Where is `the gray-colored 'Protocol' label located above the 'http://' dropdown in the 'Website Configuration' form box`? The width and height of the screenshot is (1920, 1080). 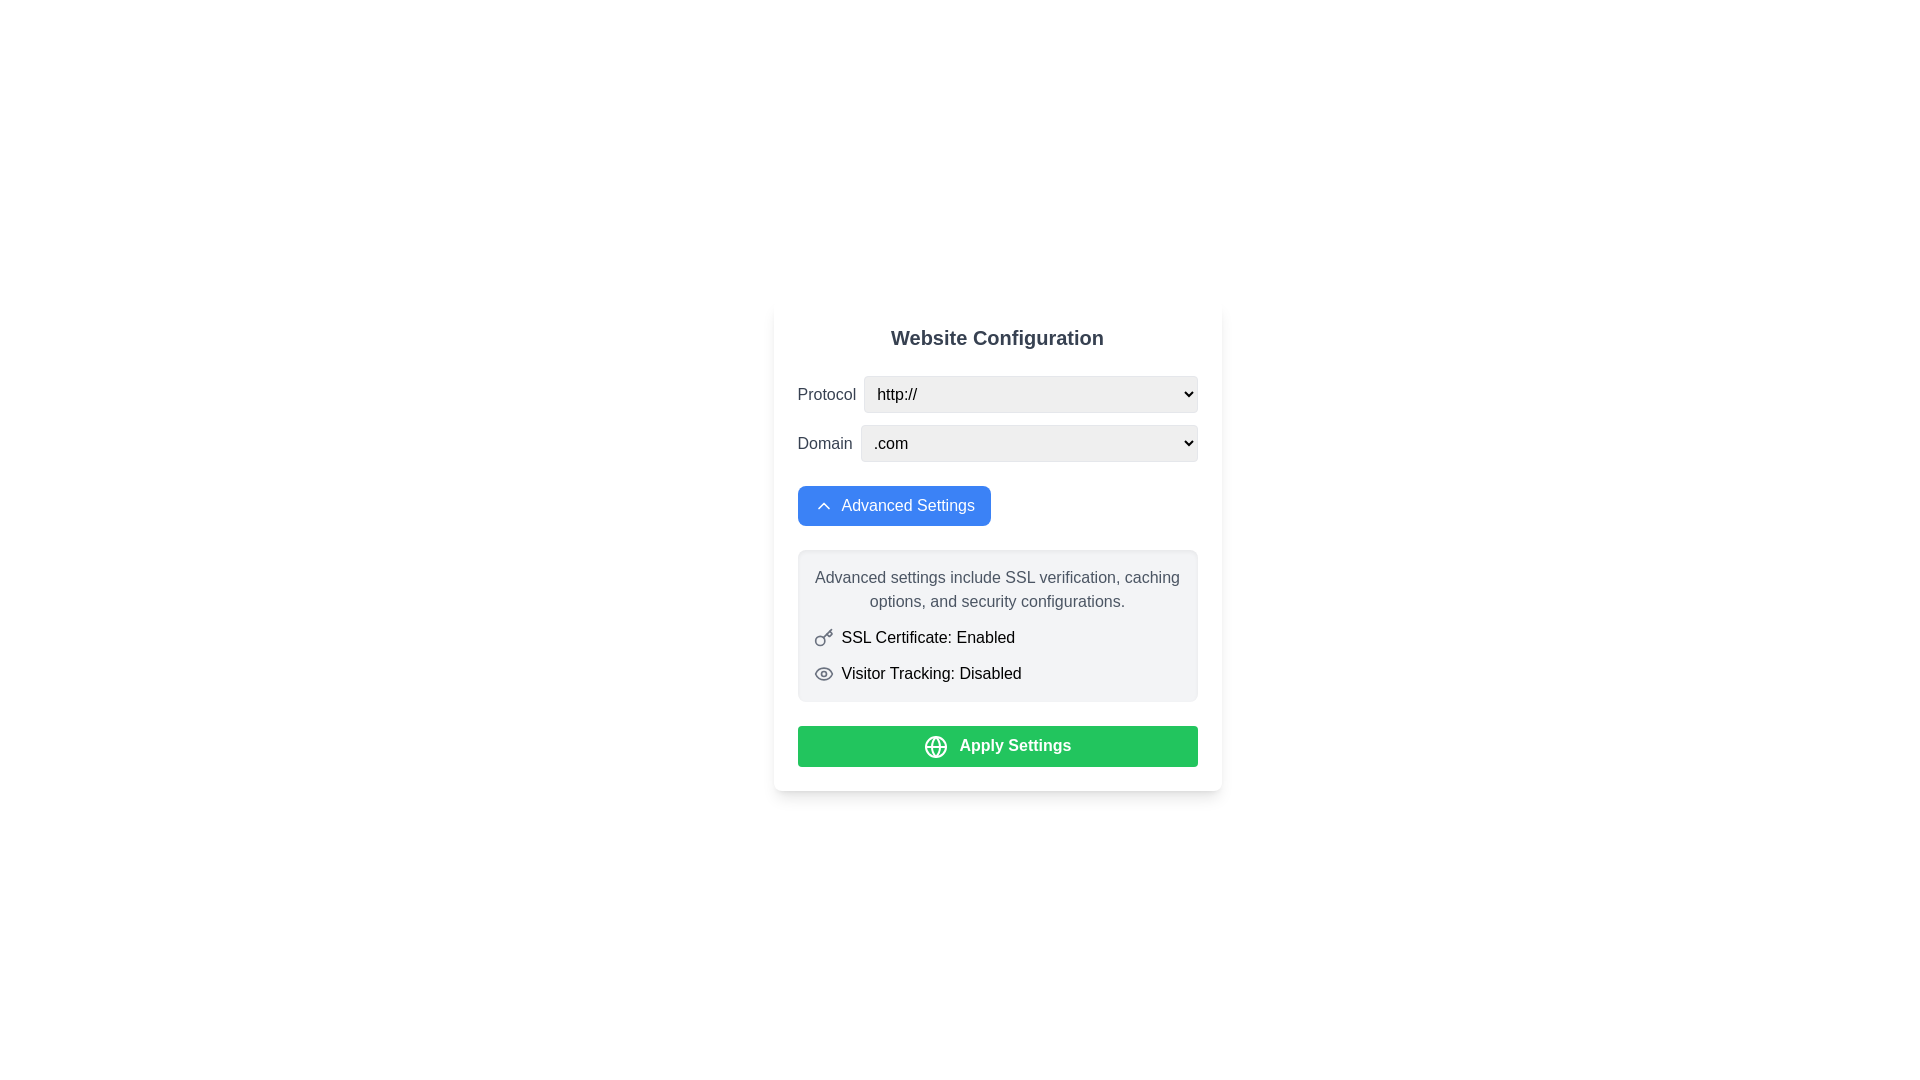 the gray-colored 'Protocol' label located above the 'http://' dropdown in the 'Website Configuration' form box is located at coordinates (826, 394).